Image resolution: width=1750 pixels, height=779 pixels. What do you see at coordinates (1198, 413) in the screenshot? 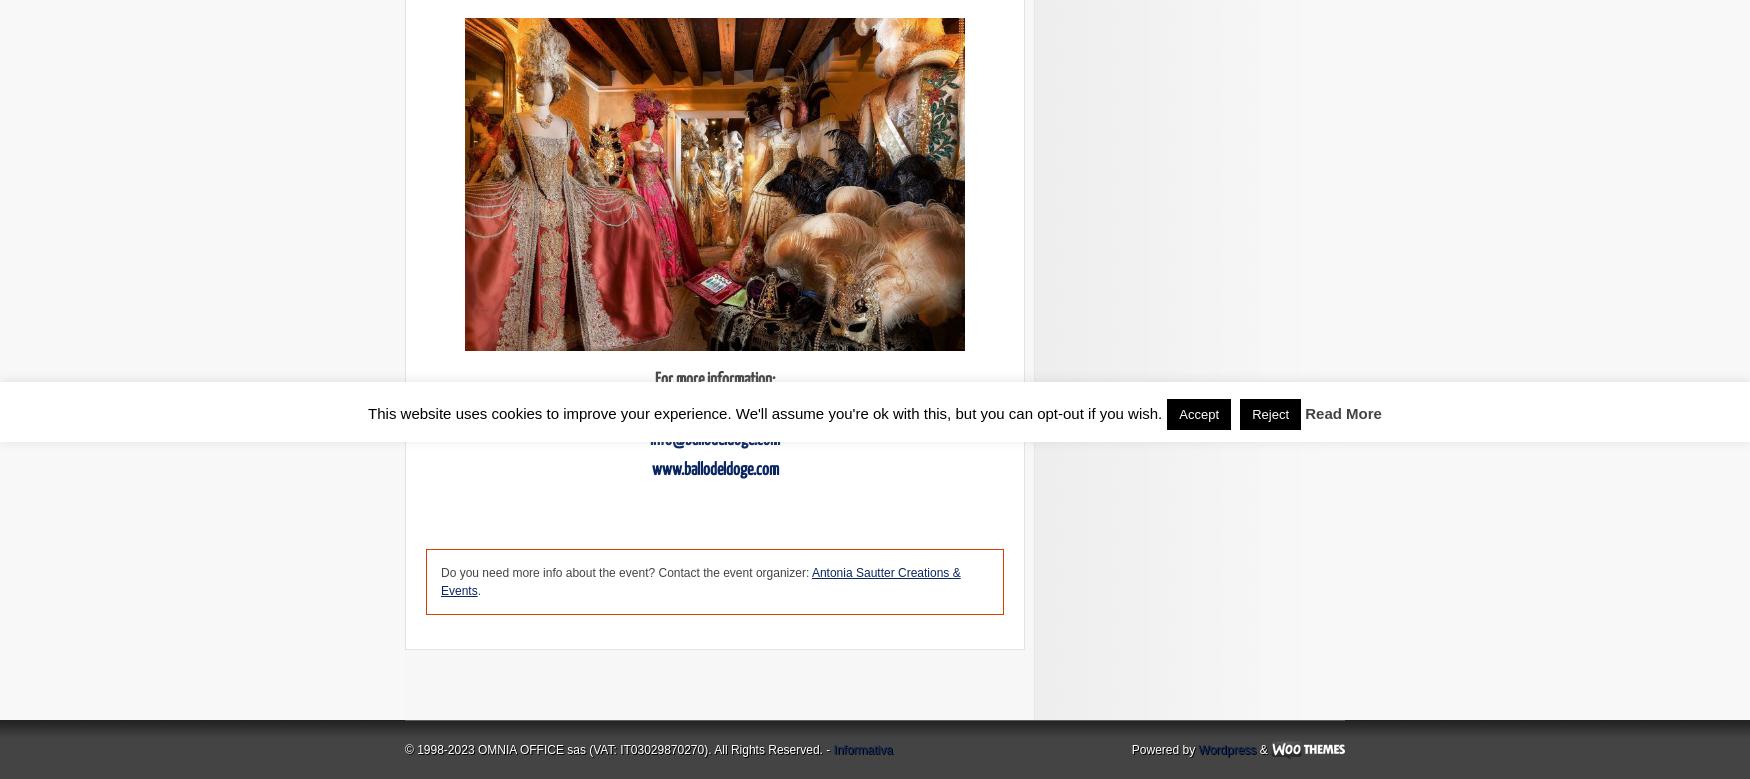
I see `'Accept'` at bounding box center [1198, 413].